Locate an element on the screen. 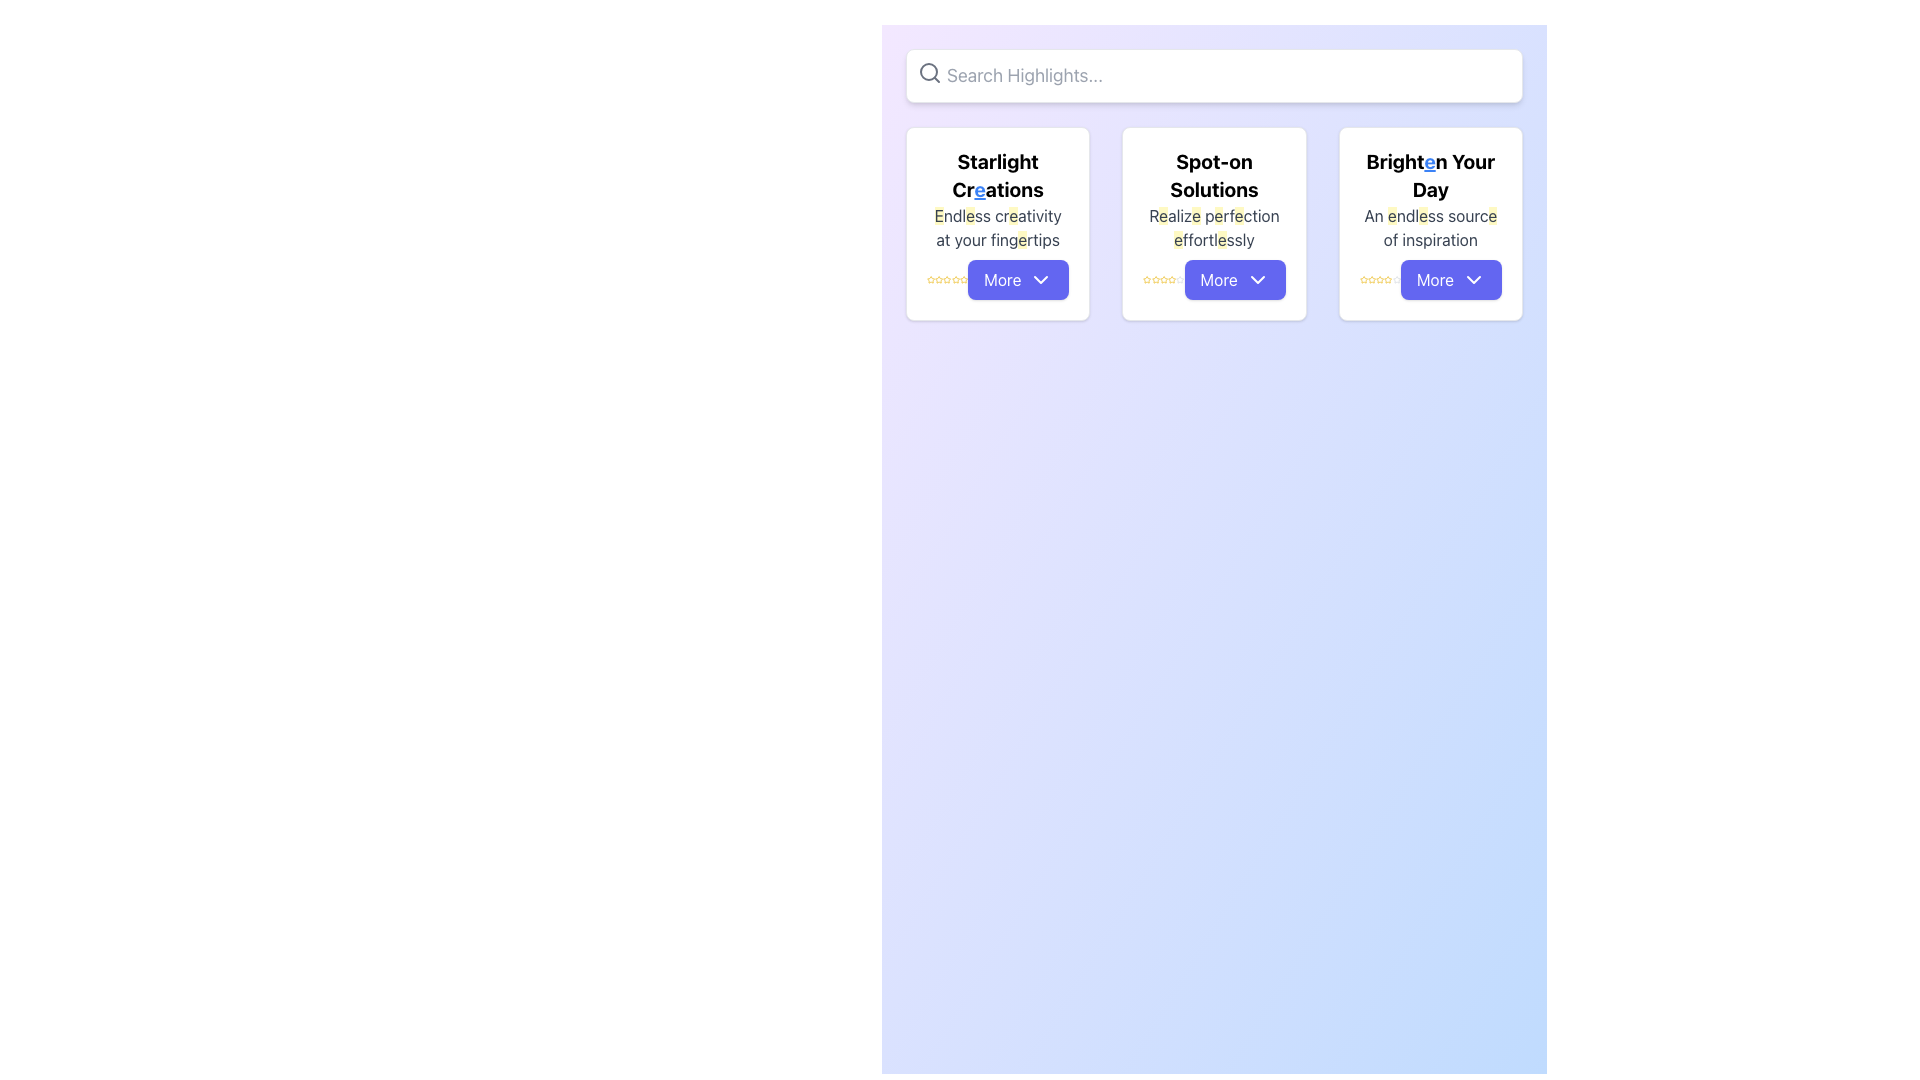 The width and height of the screenshot is (1920, 1080). the yellow-highlighted lowercase letter 'e' in the text 'Realize perfection effortlessly' within the 'Spot-on Solutions' card, which is styled with a bold font and is distinct due to its yellow background is located at coordinates (1217, 216).